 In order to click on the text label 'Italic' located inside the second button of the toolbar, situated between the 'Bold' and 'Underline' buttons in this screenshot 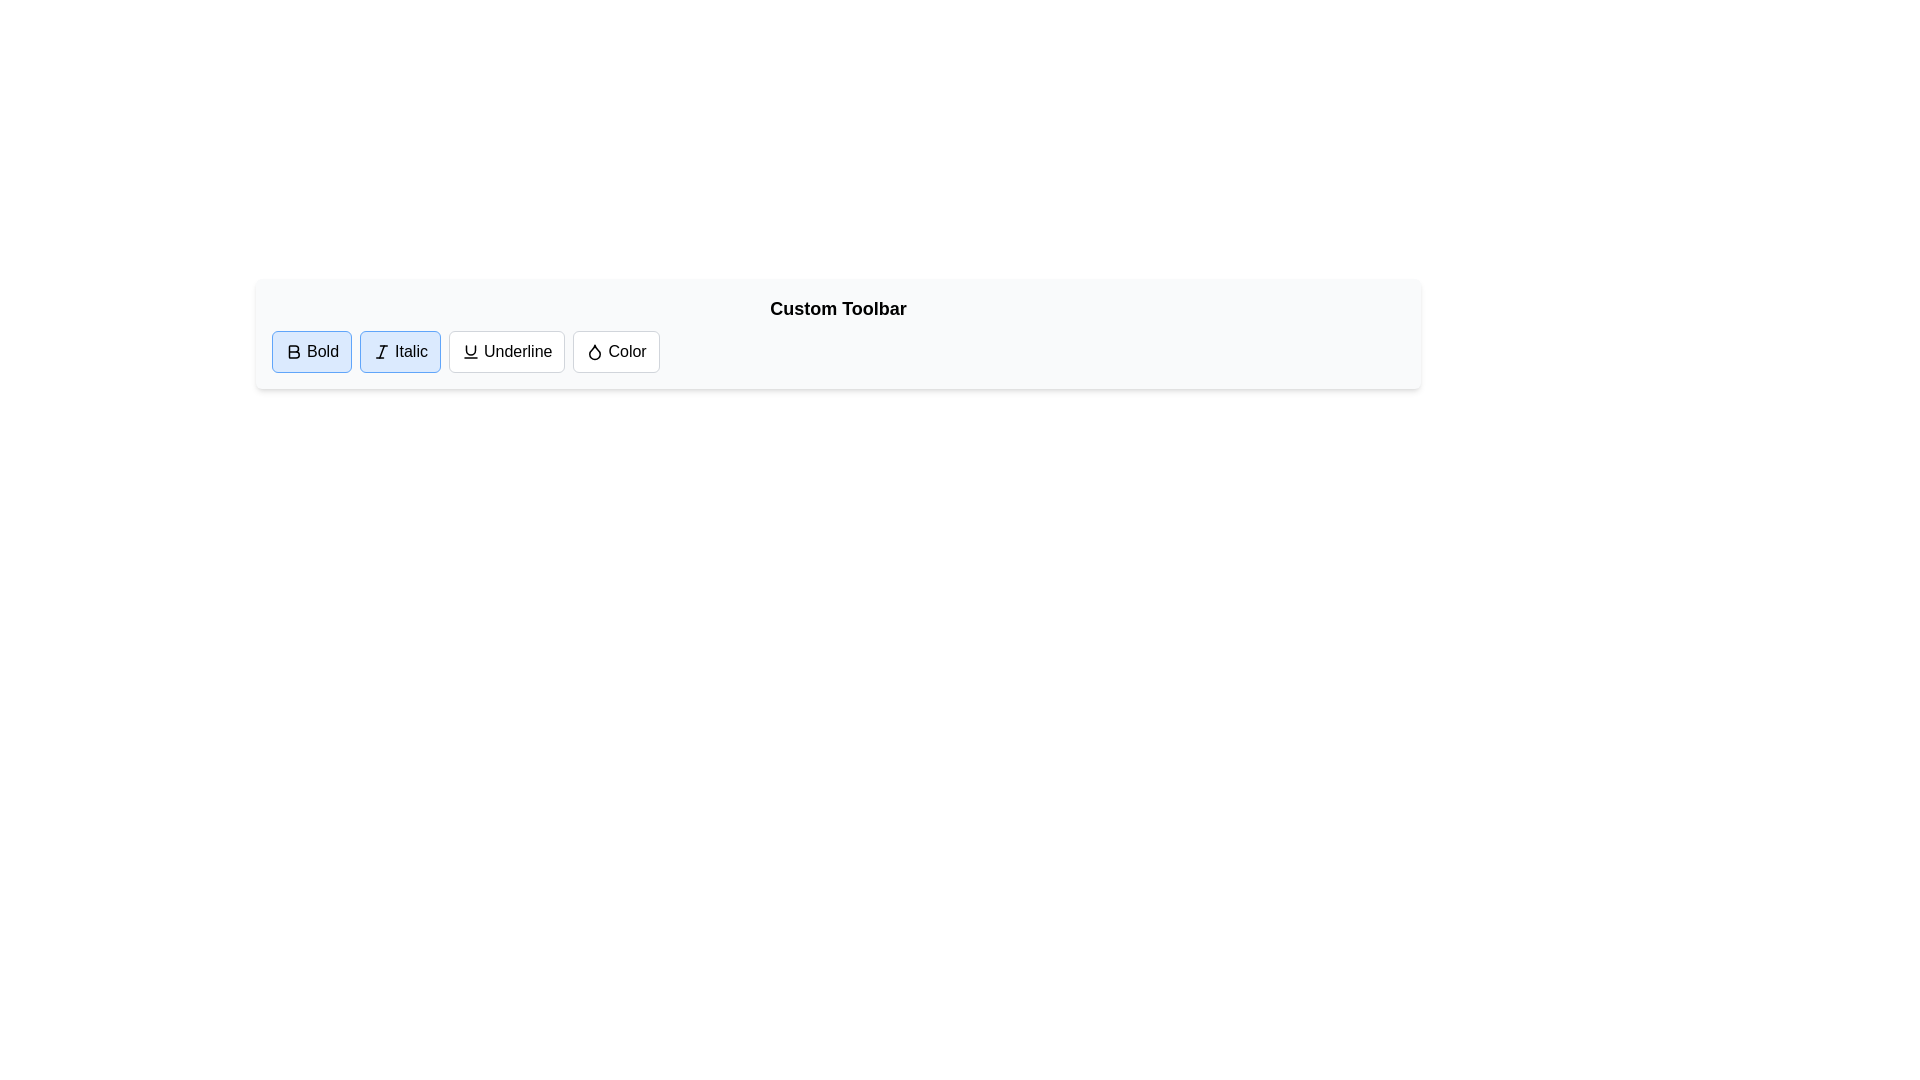, I will do `click(410, 350)`.